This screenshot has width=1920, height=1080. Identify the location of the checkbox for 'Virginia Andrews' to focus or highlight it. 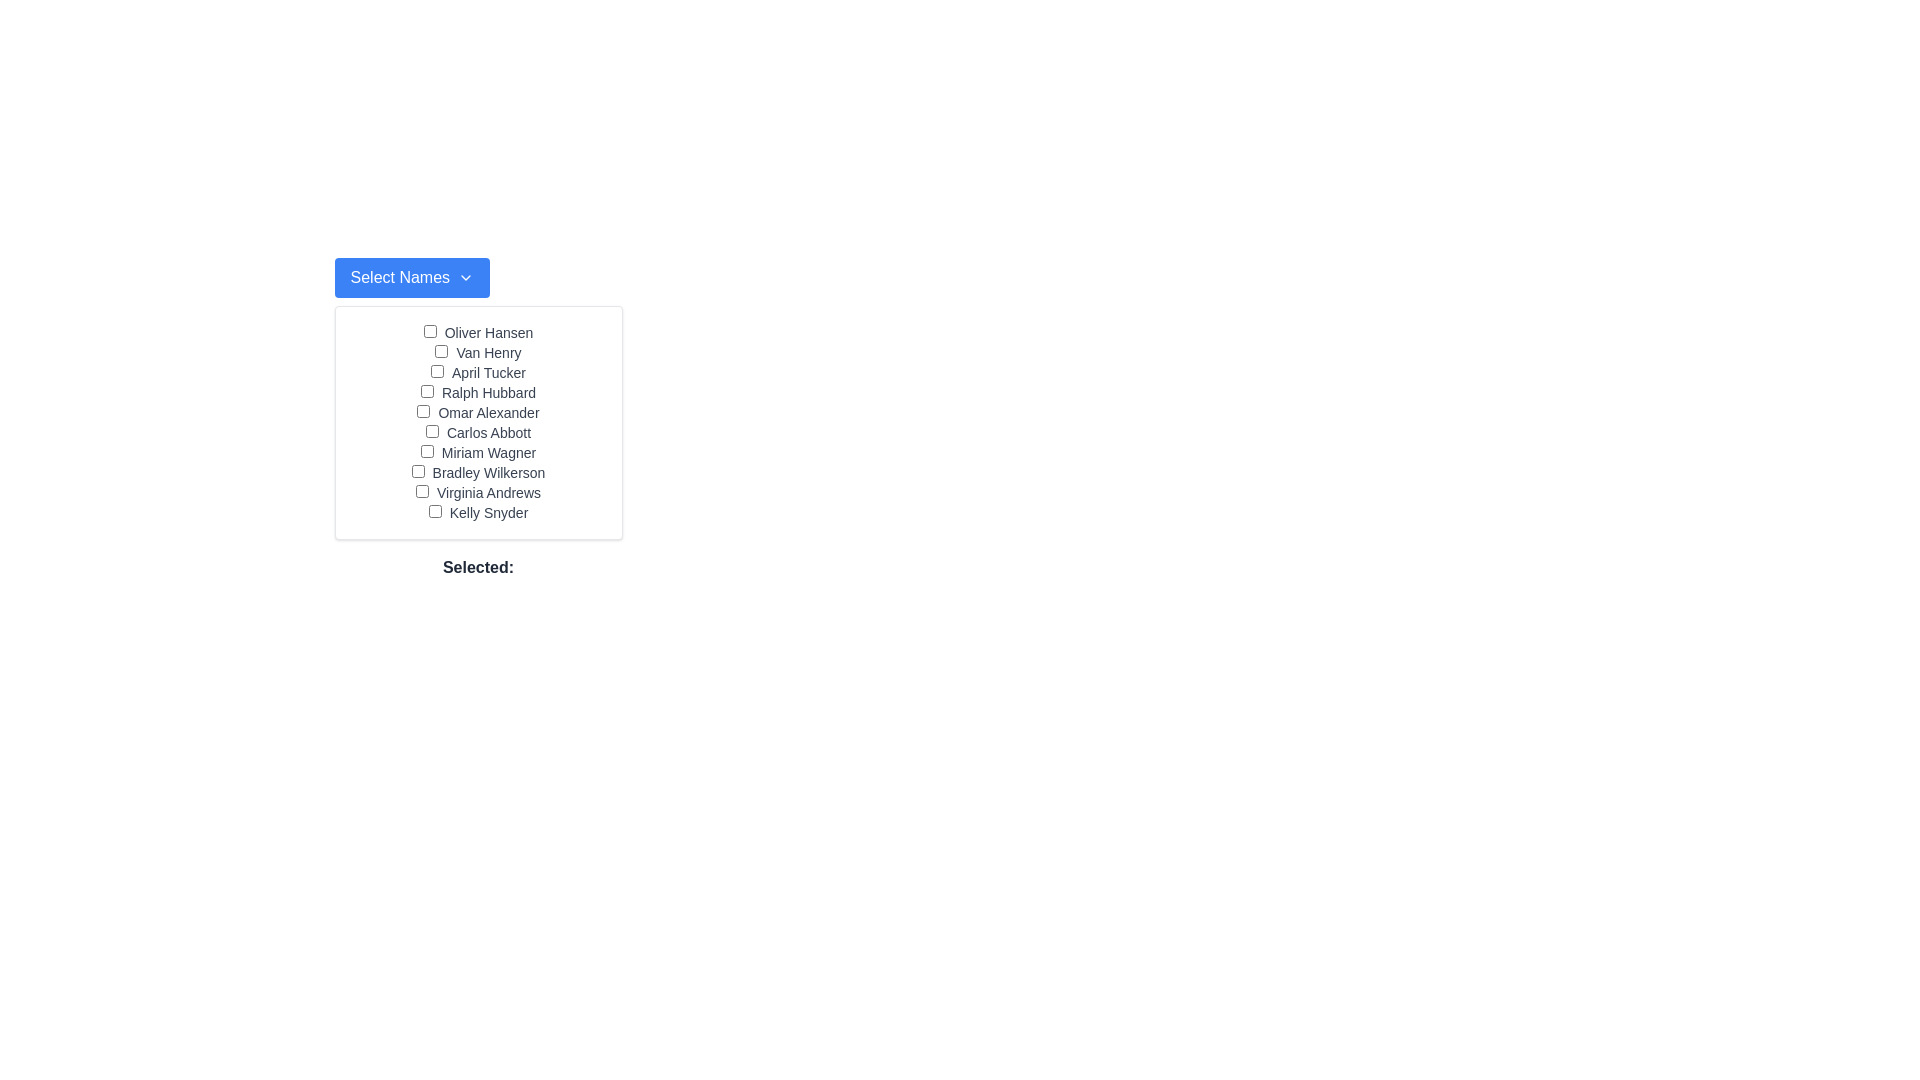
(421, 491).